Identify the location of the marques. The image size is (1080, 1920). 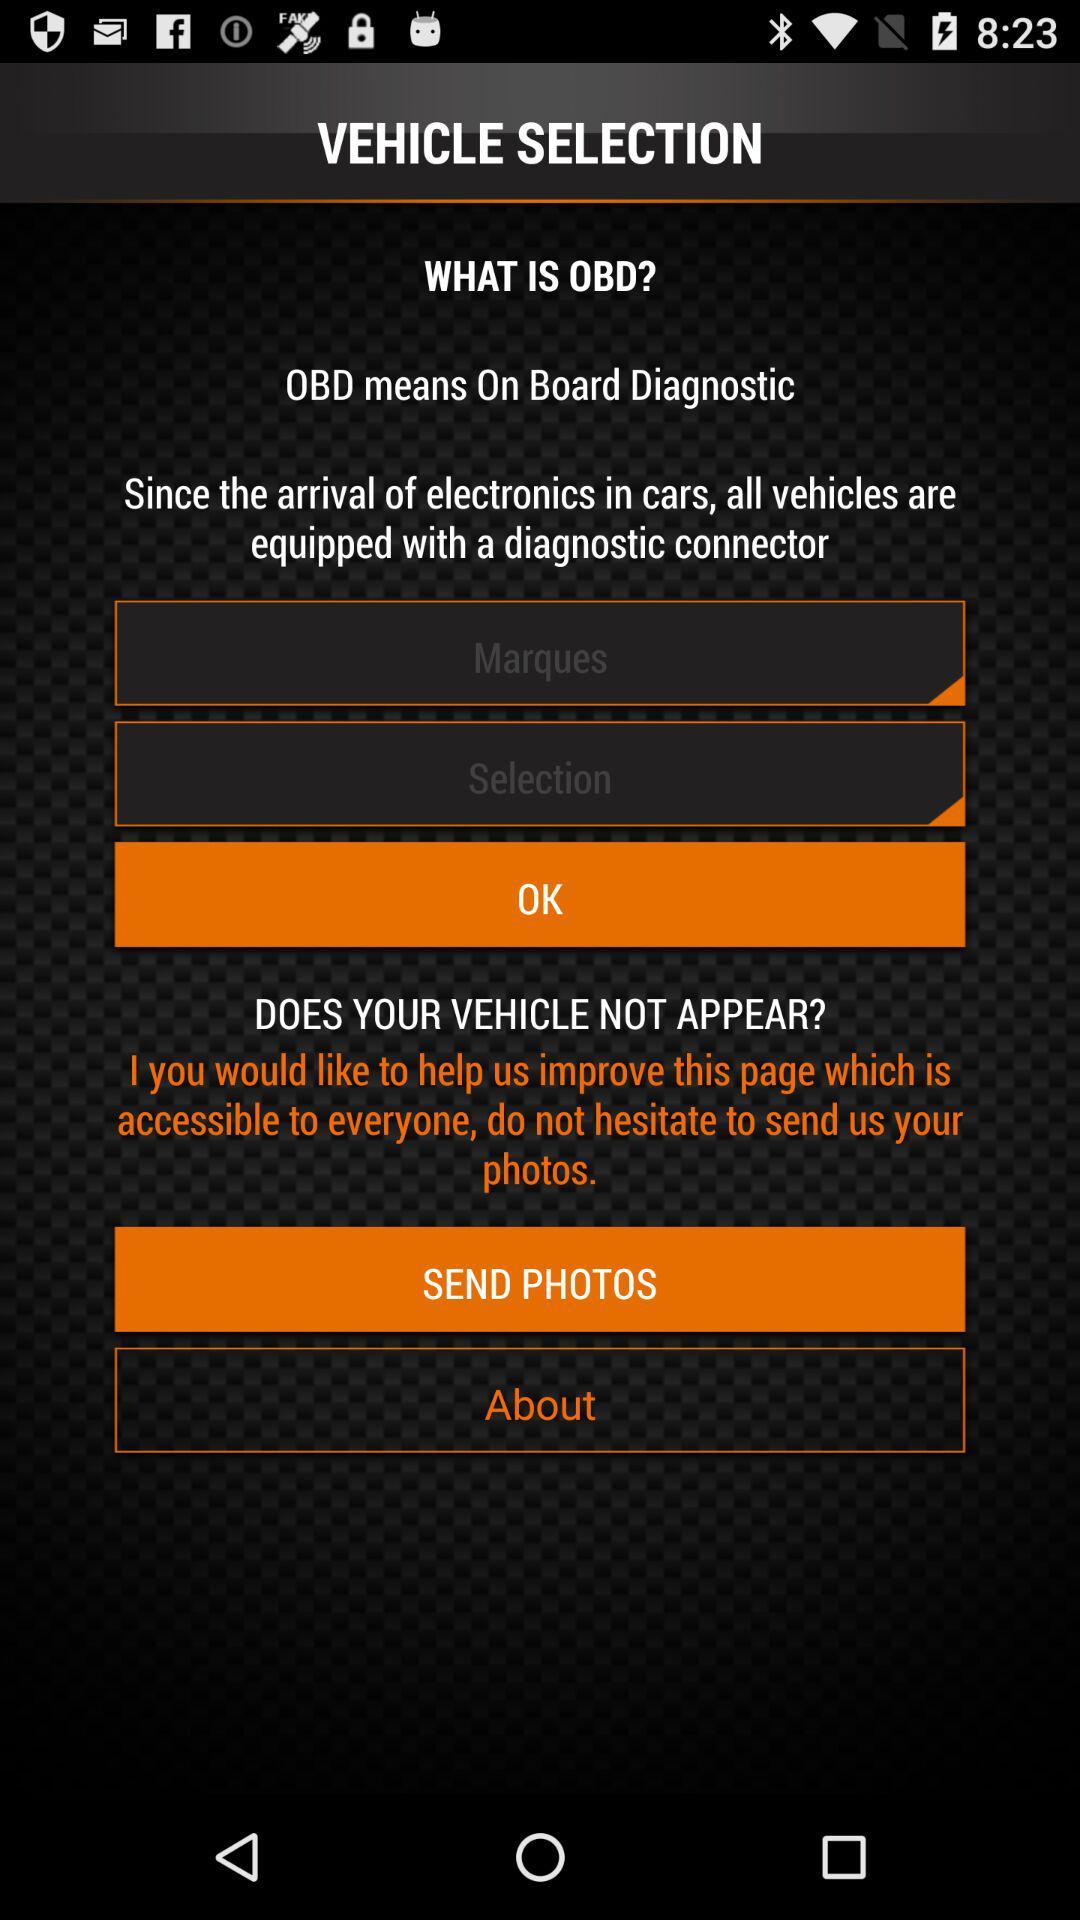
(540, 656).